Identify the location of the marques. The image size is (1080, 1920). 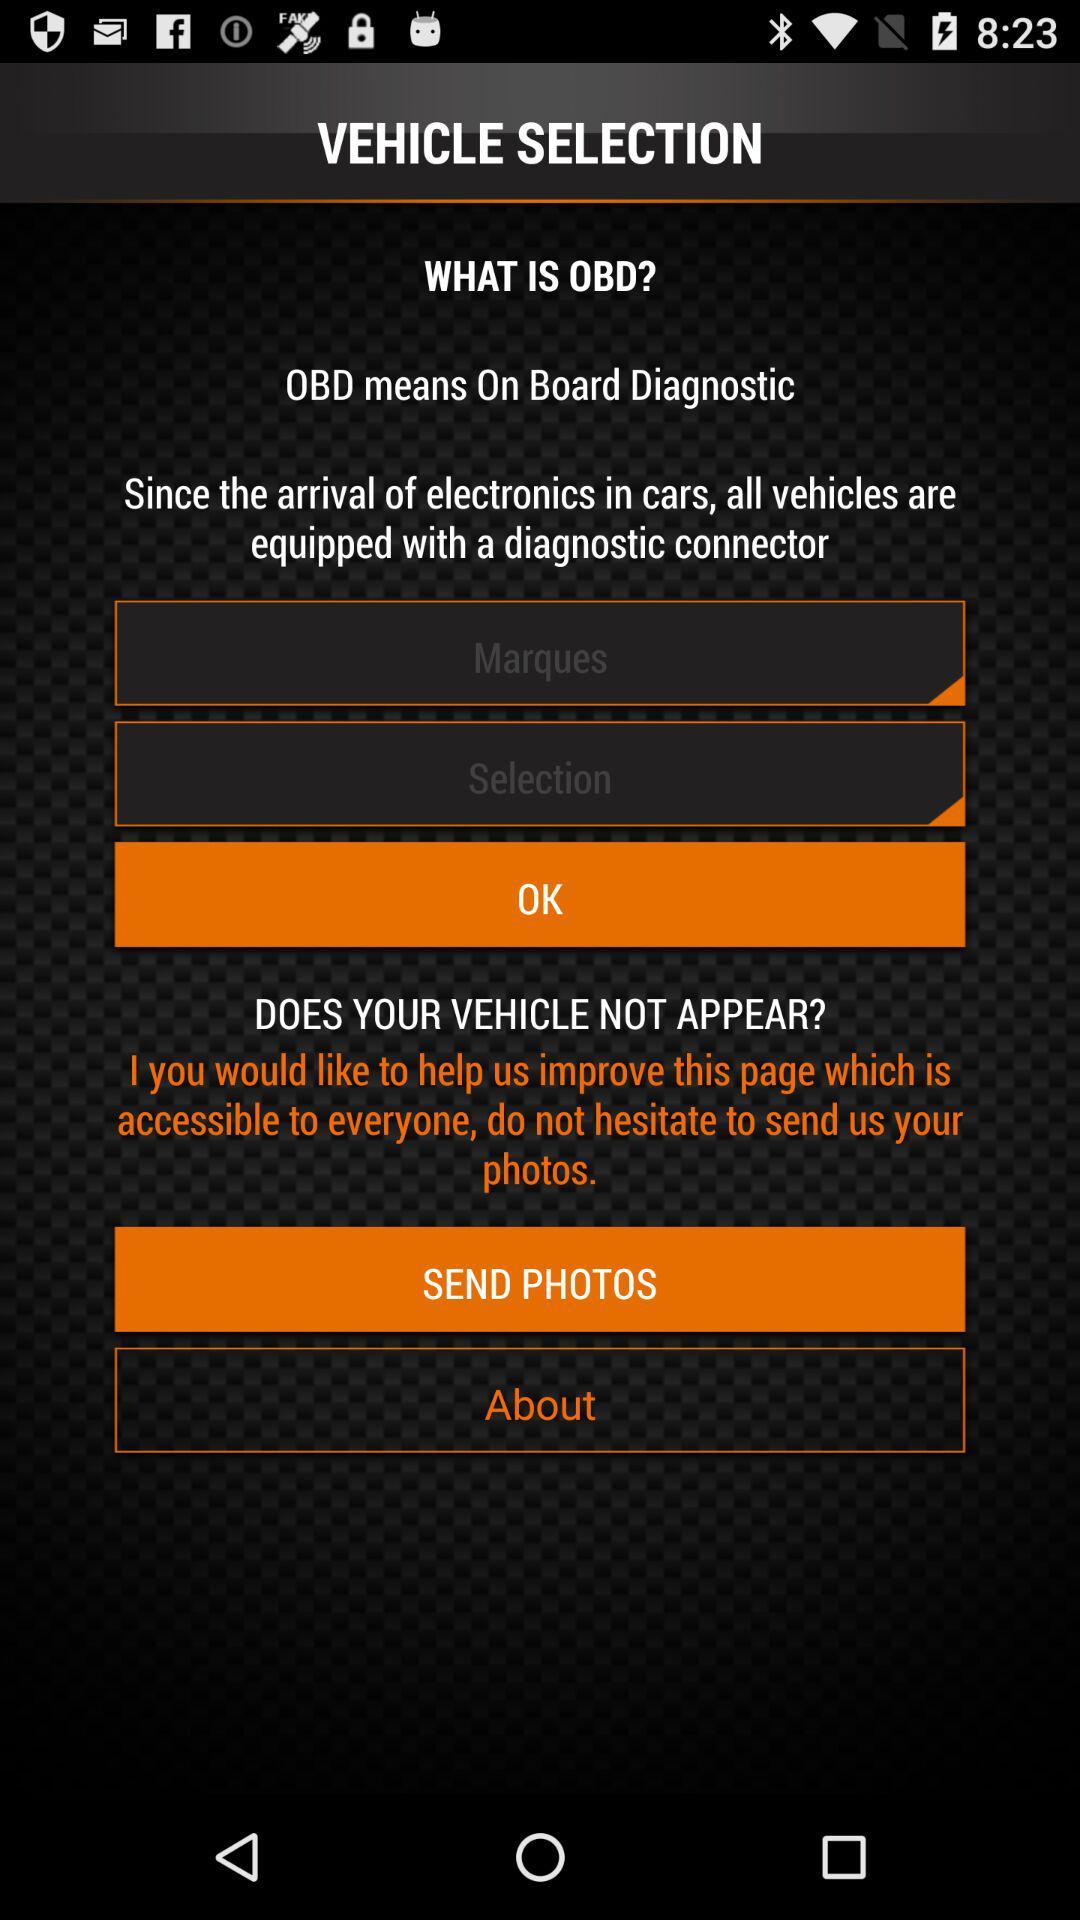
(540, 656).